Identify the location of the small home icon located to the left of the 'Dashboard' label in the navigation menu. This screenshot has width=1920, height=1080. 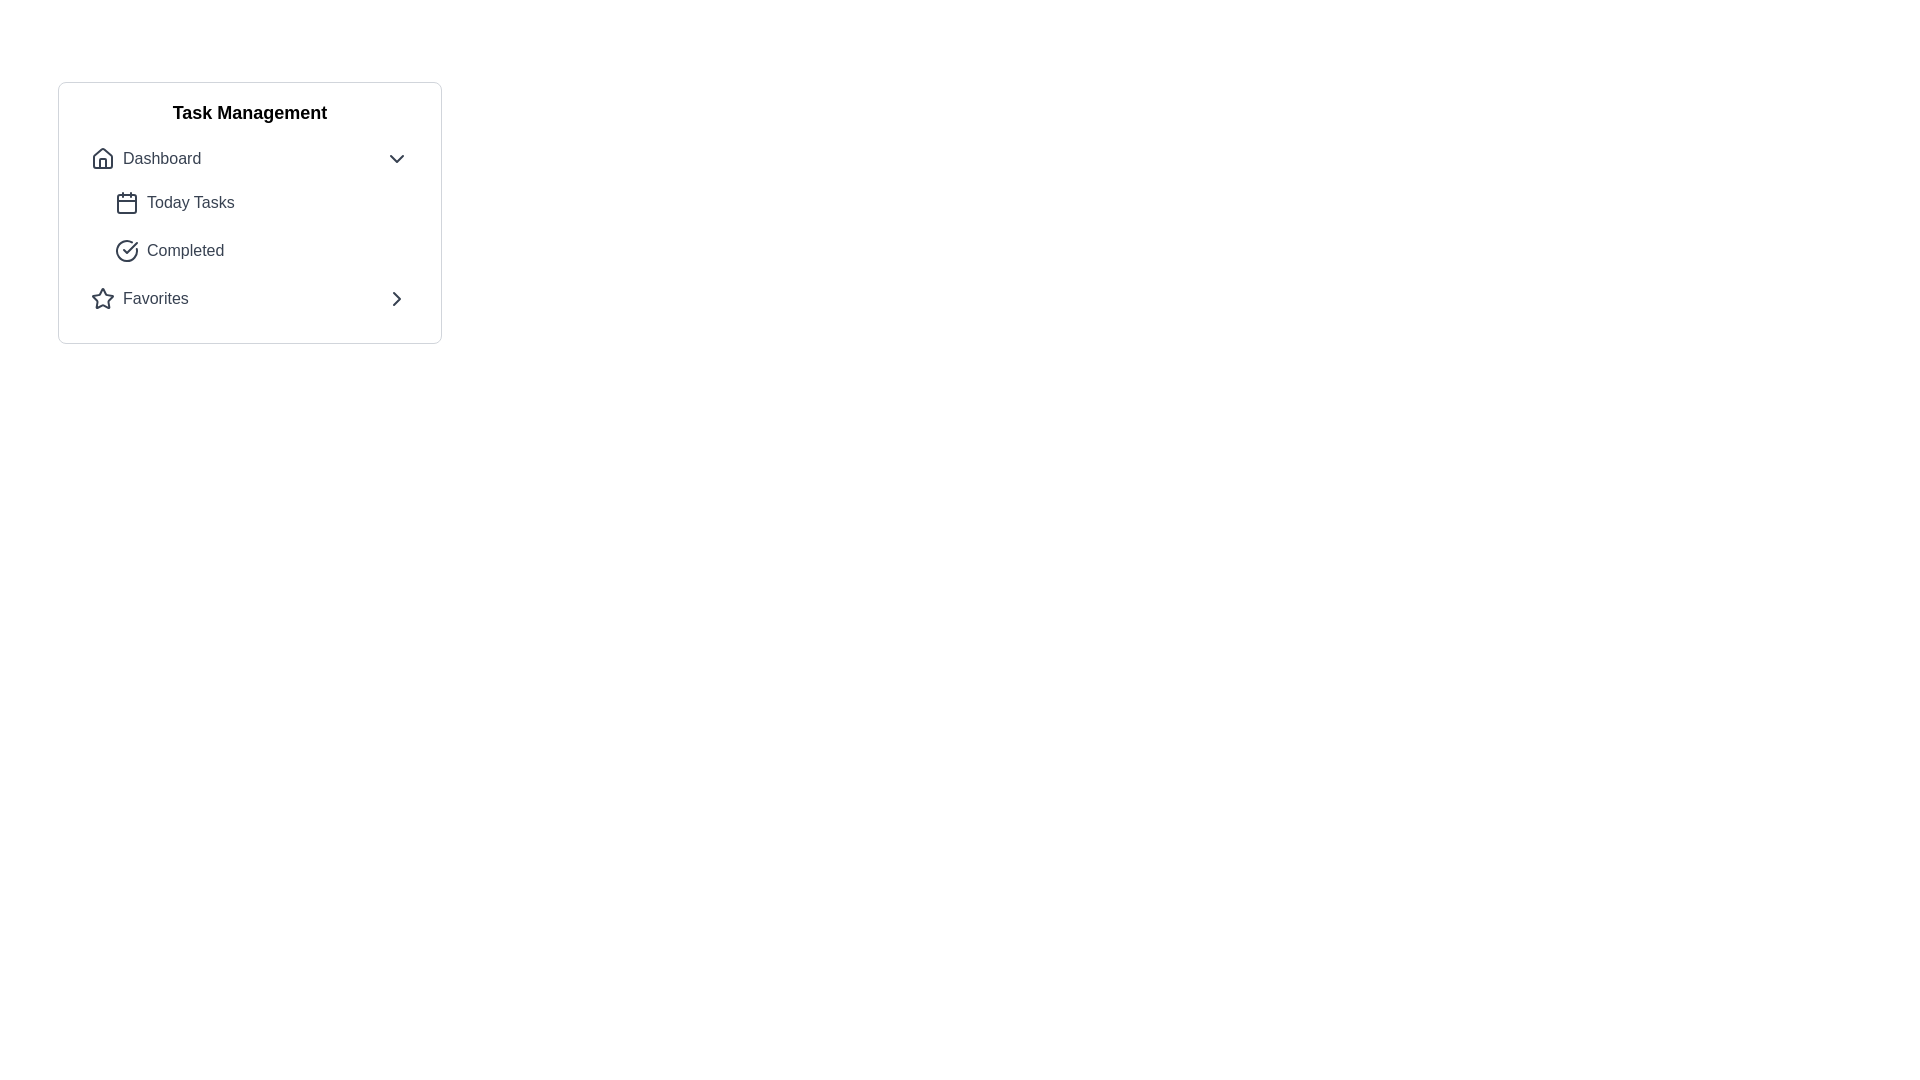
(101, 157).